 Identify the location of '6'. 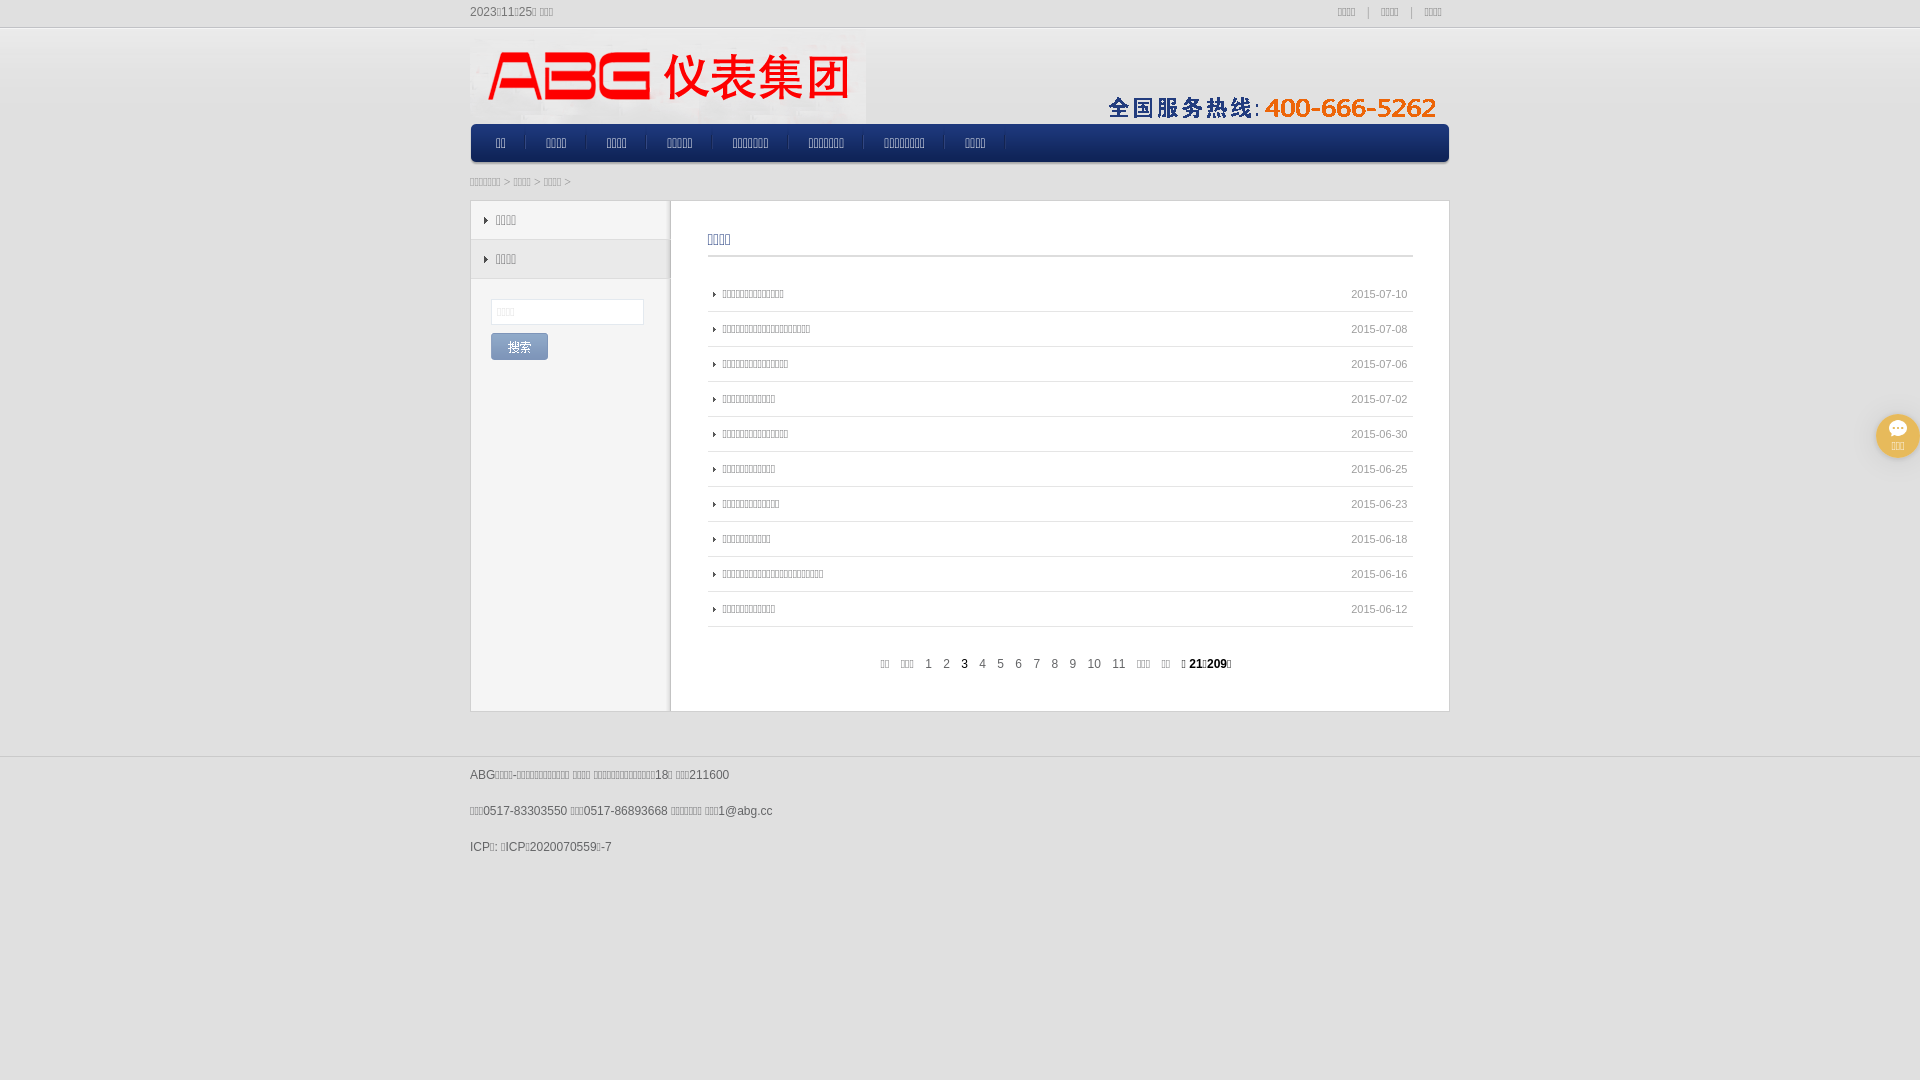
(1018, 663).